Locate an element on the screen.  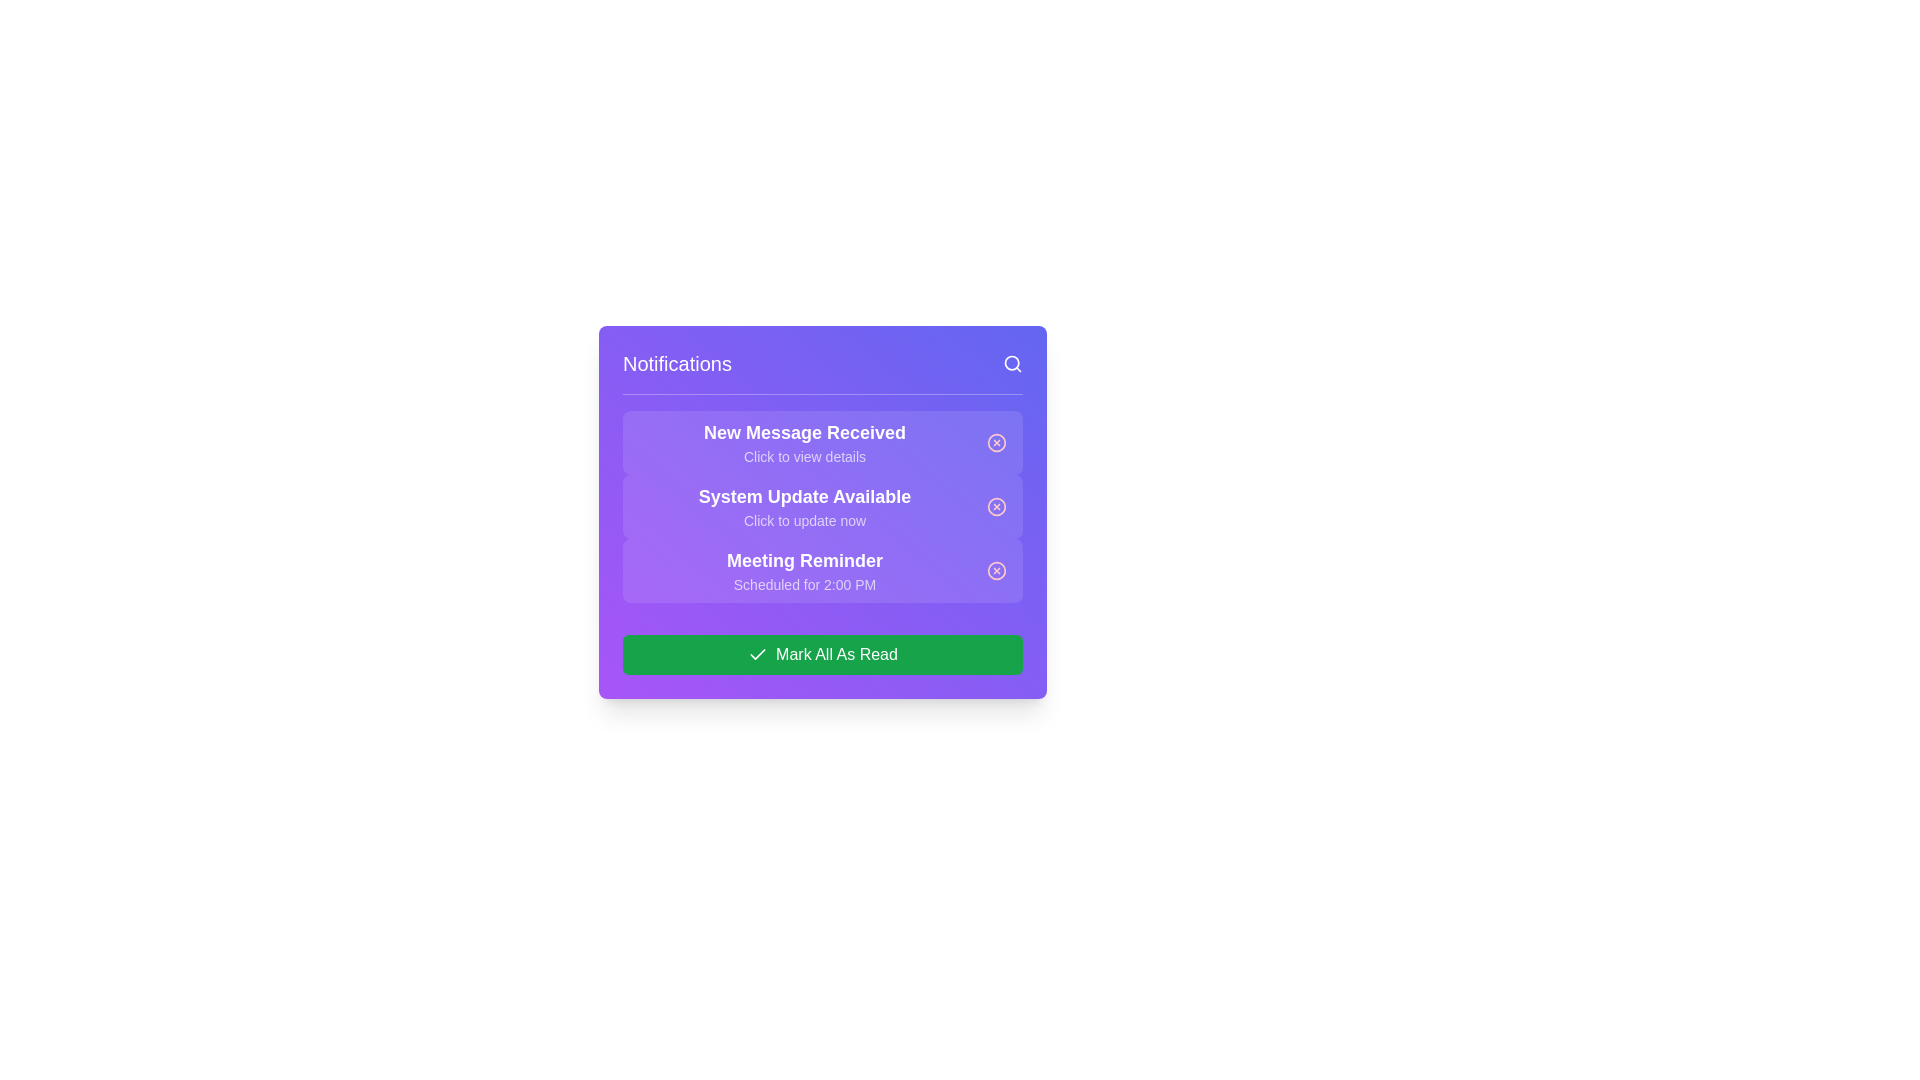
the dismiss button located to the far right of the first notification item, adjacent to the text 'New Message Received' is located at coordinates (997, 442).